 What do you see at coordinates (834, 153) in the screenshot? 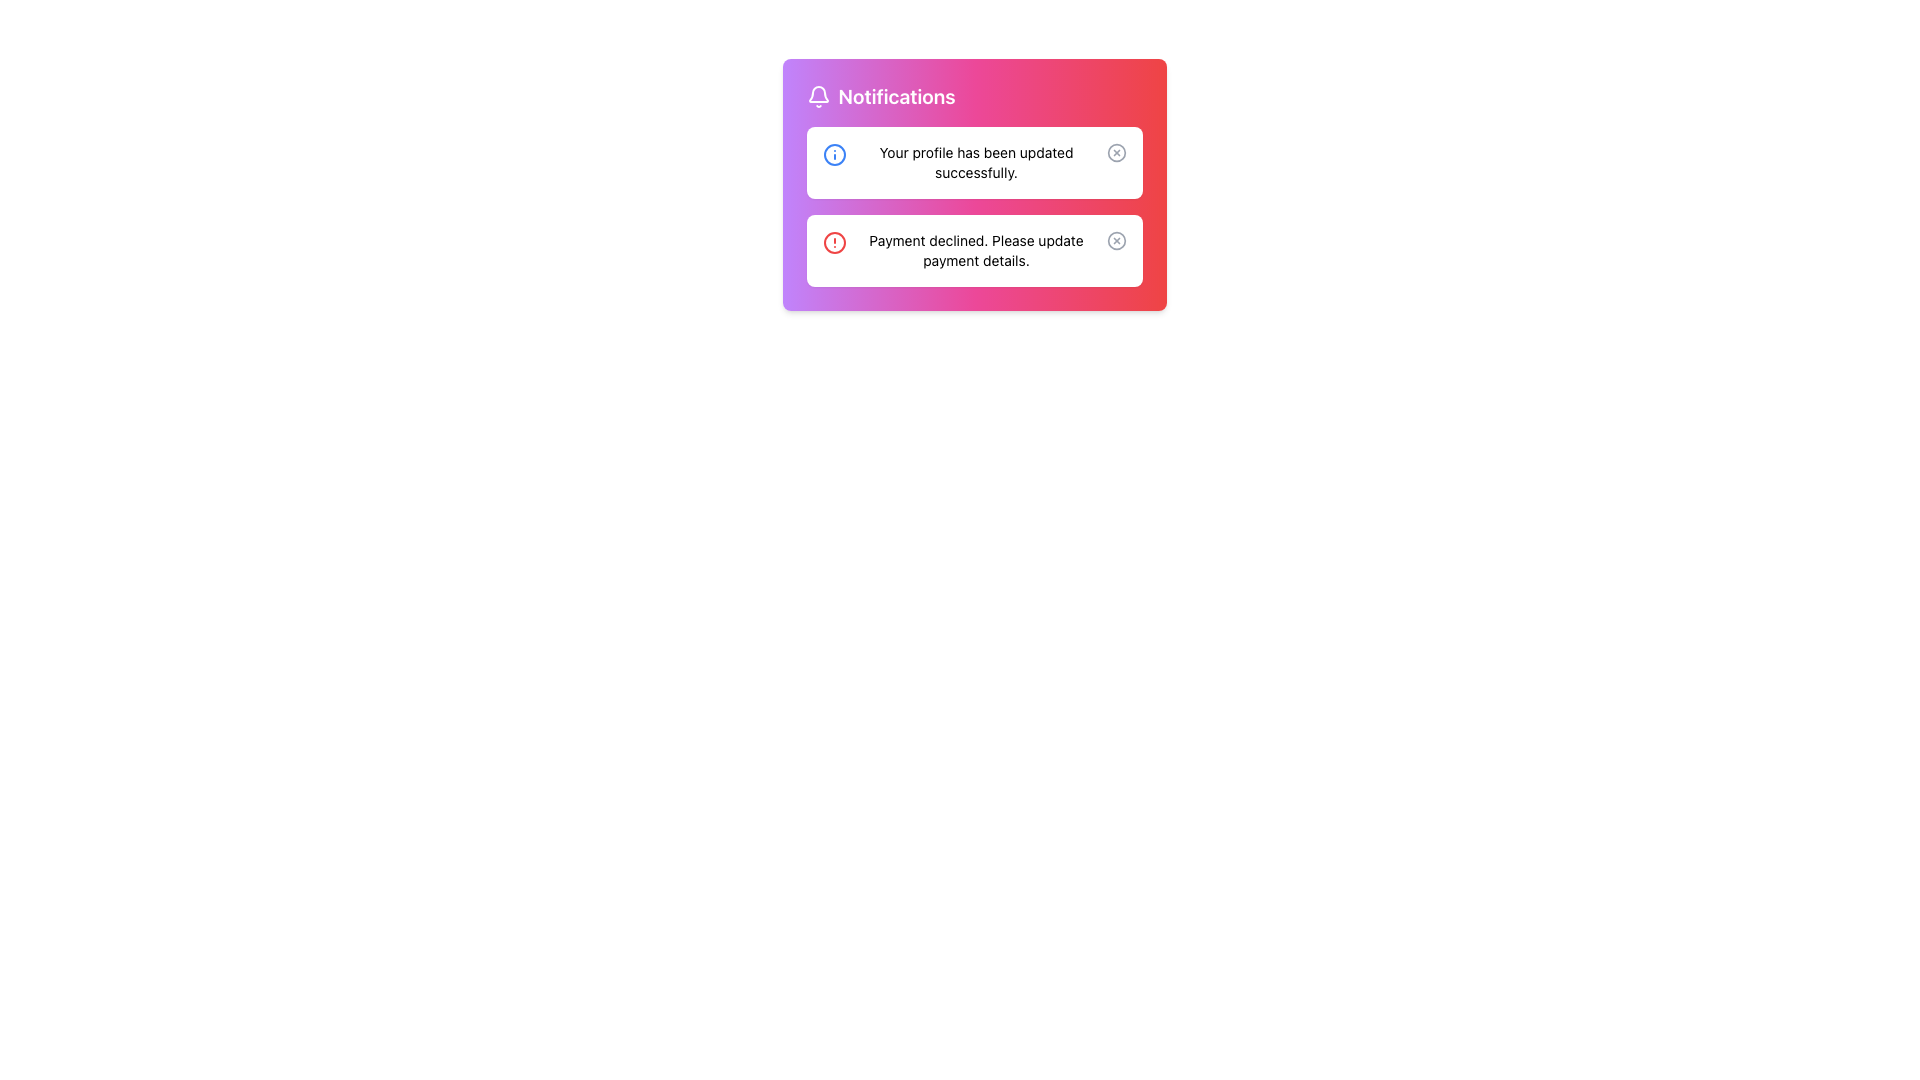
I see `the circular core part of the info icon located to the left of the notification text 'Your profile has been updated successfully.'` at bounding box center [834, 153].